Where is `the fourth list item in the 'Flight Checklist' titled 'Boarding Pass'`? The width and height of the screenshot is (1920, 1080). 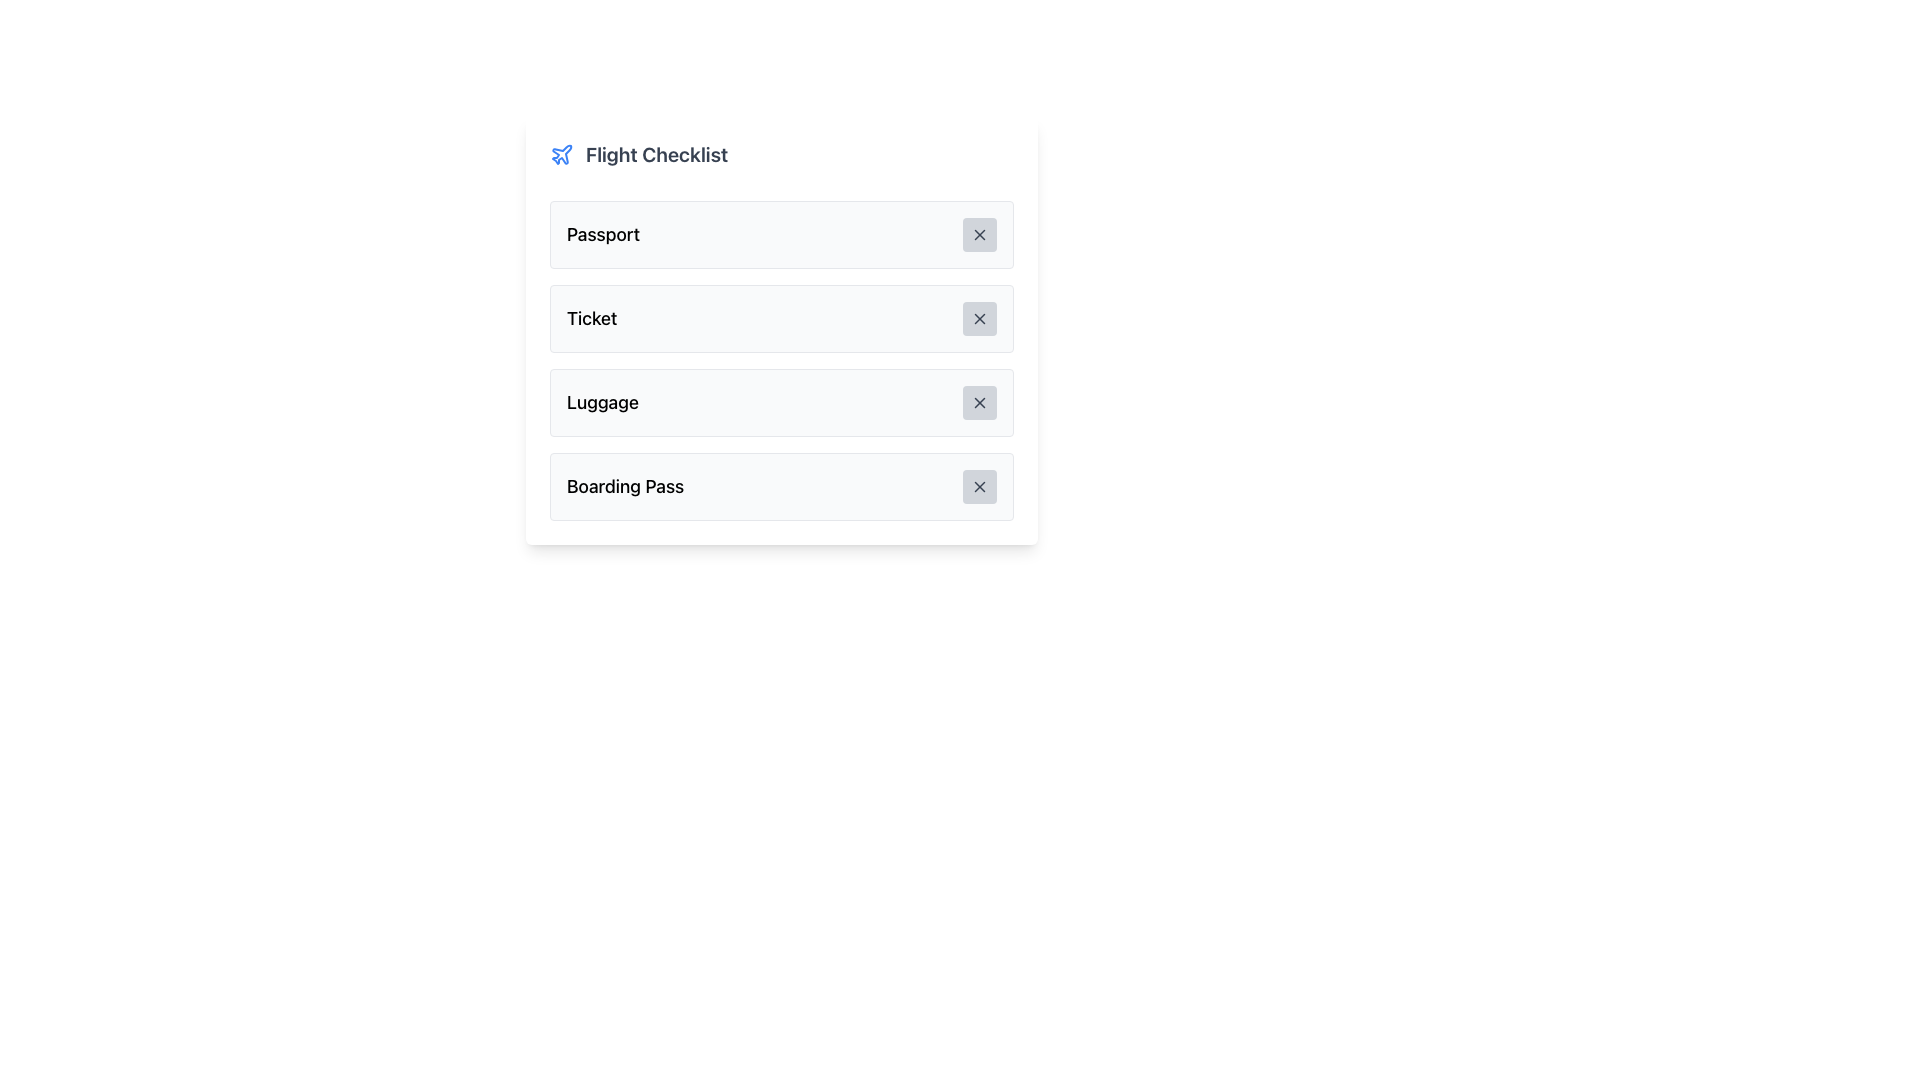
the fourth list item in the 'Flight Checklist' titled 'Boarding Pass' is located at coordinates (781, 486).